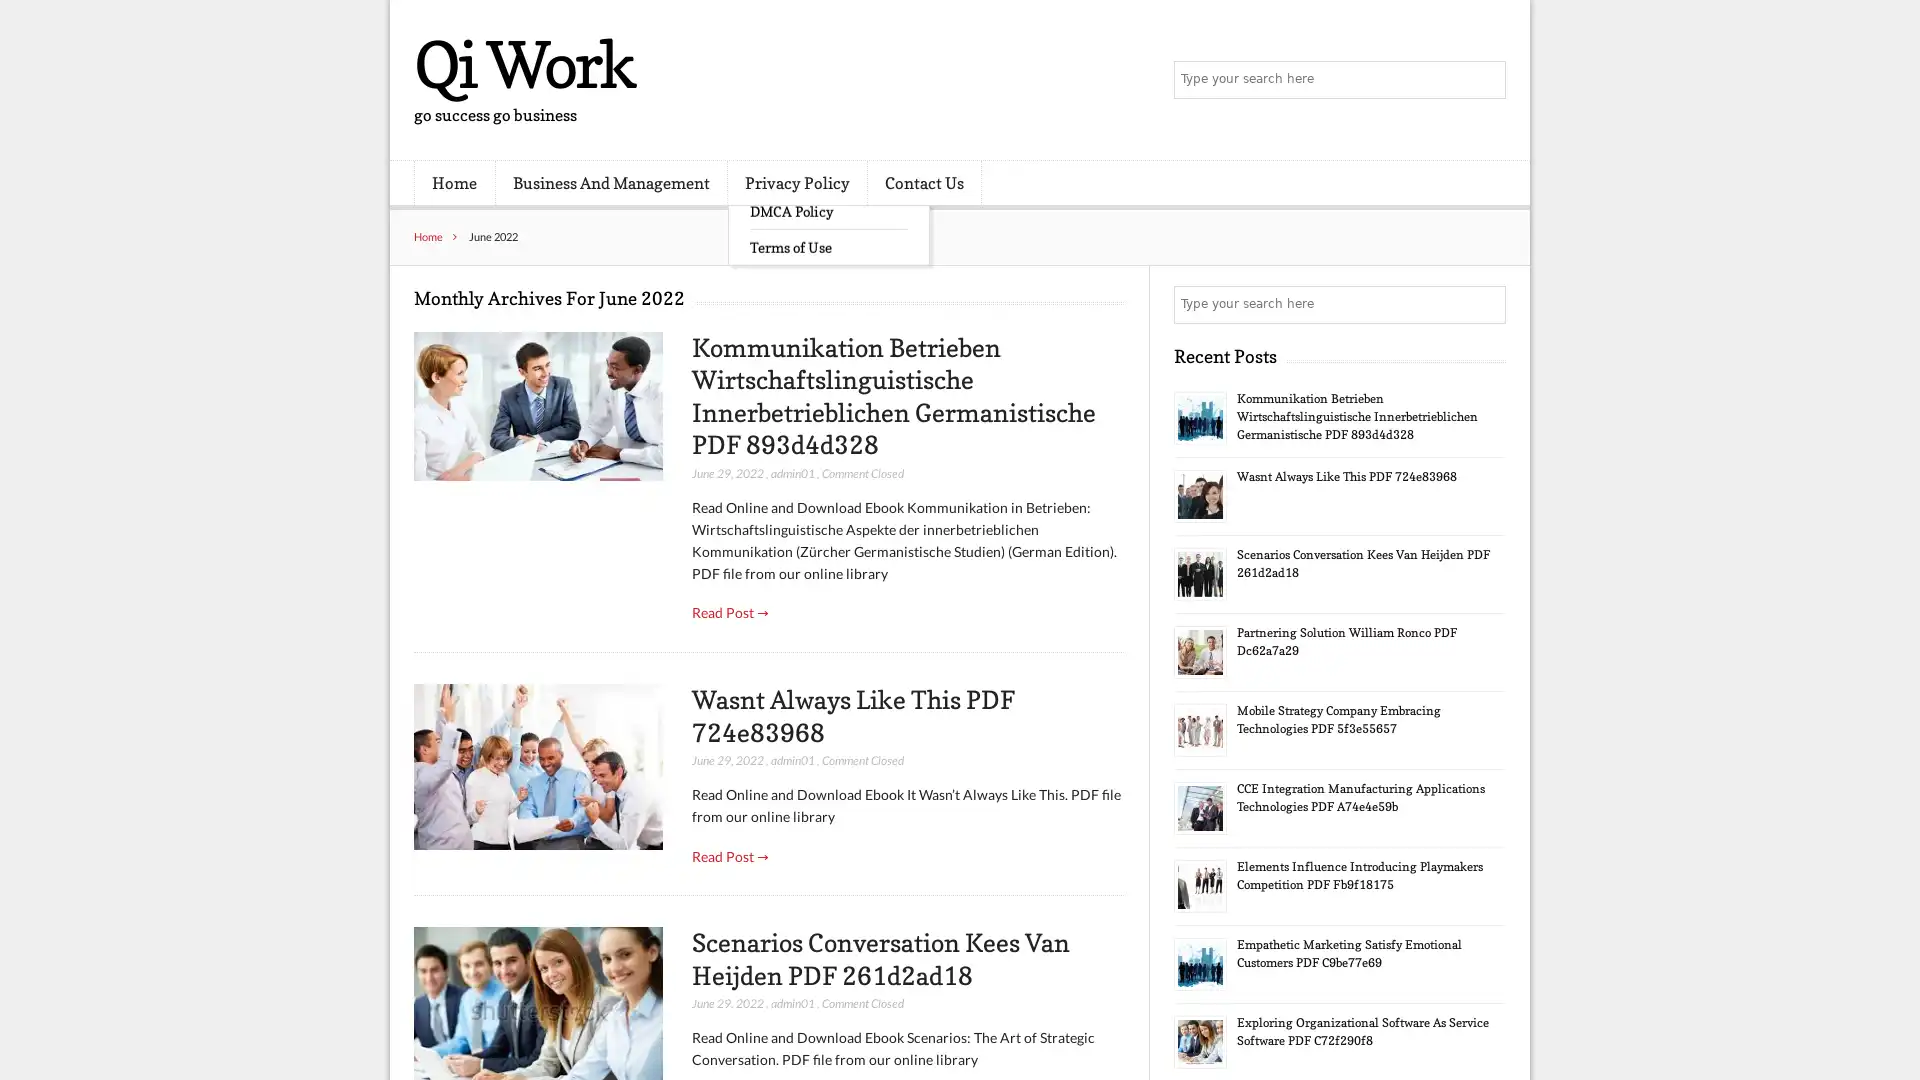  Describe the element at coordinates (1485, 80) in the screenshot. I see `Search` at that location.